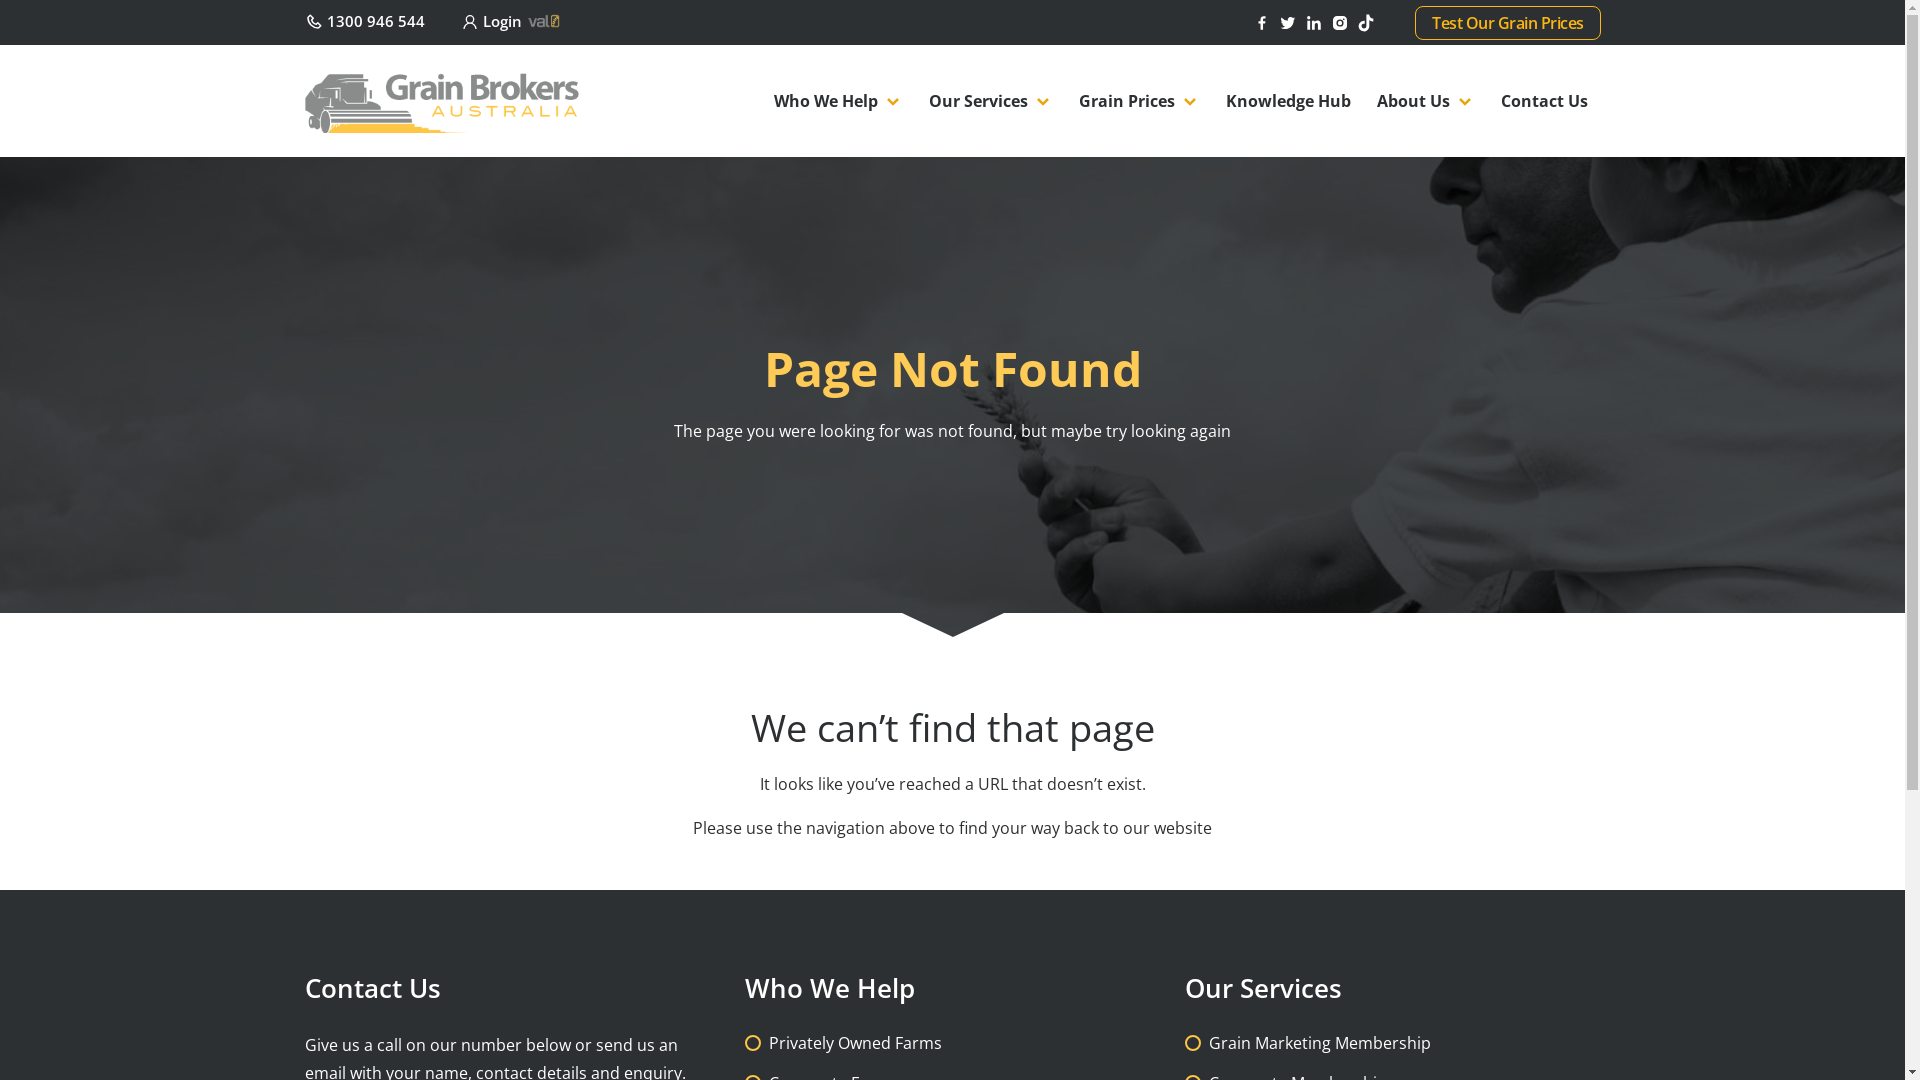  What do you see at coordinates (441, 99) in the screenshot?
I see `'Grain Brokers Australia'` at bounding box center [441, 99].